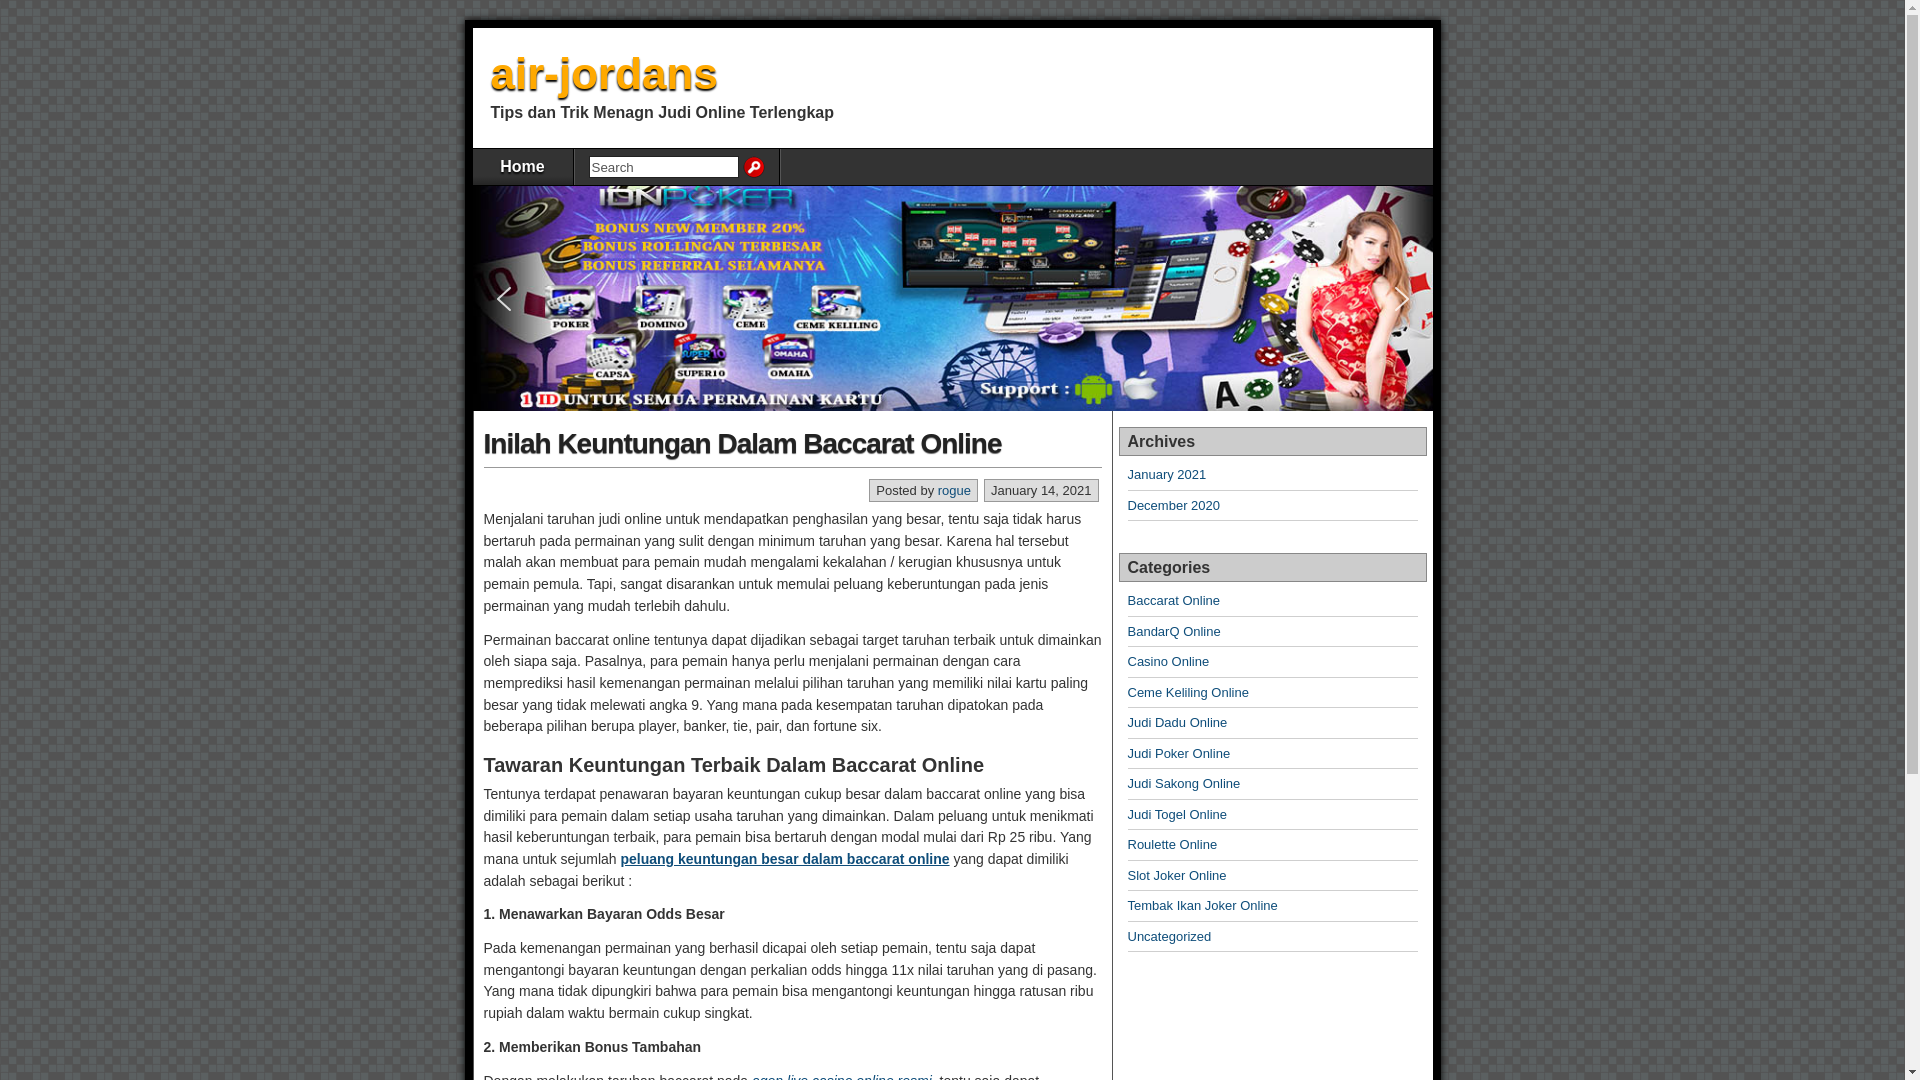 The image size is (1920, 1080). Describe the element at coordinates (522, 165) in the screenshot. I see `'Home'` at that location.